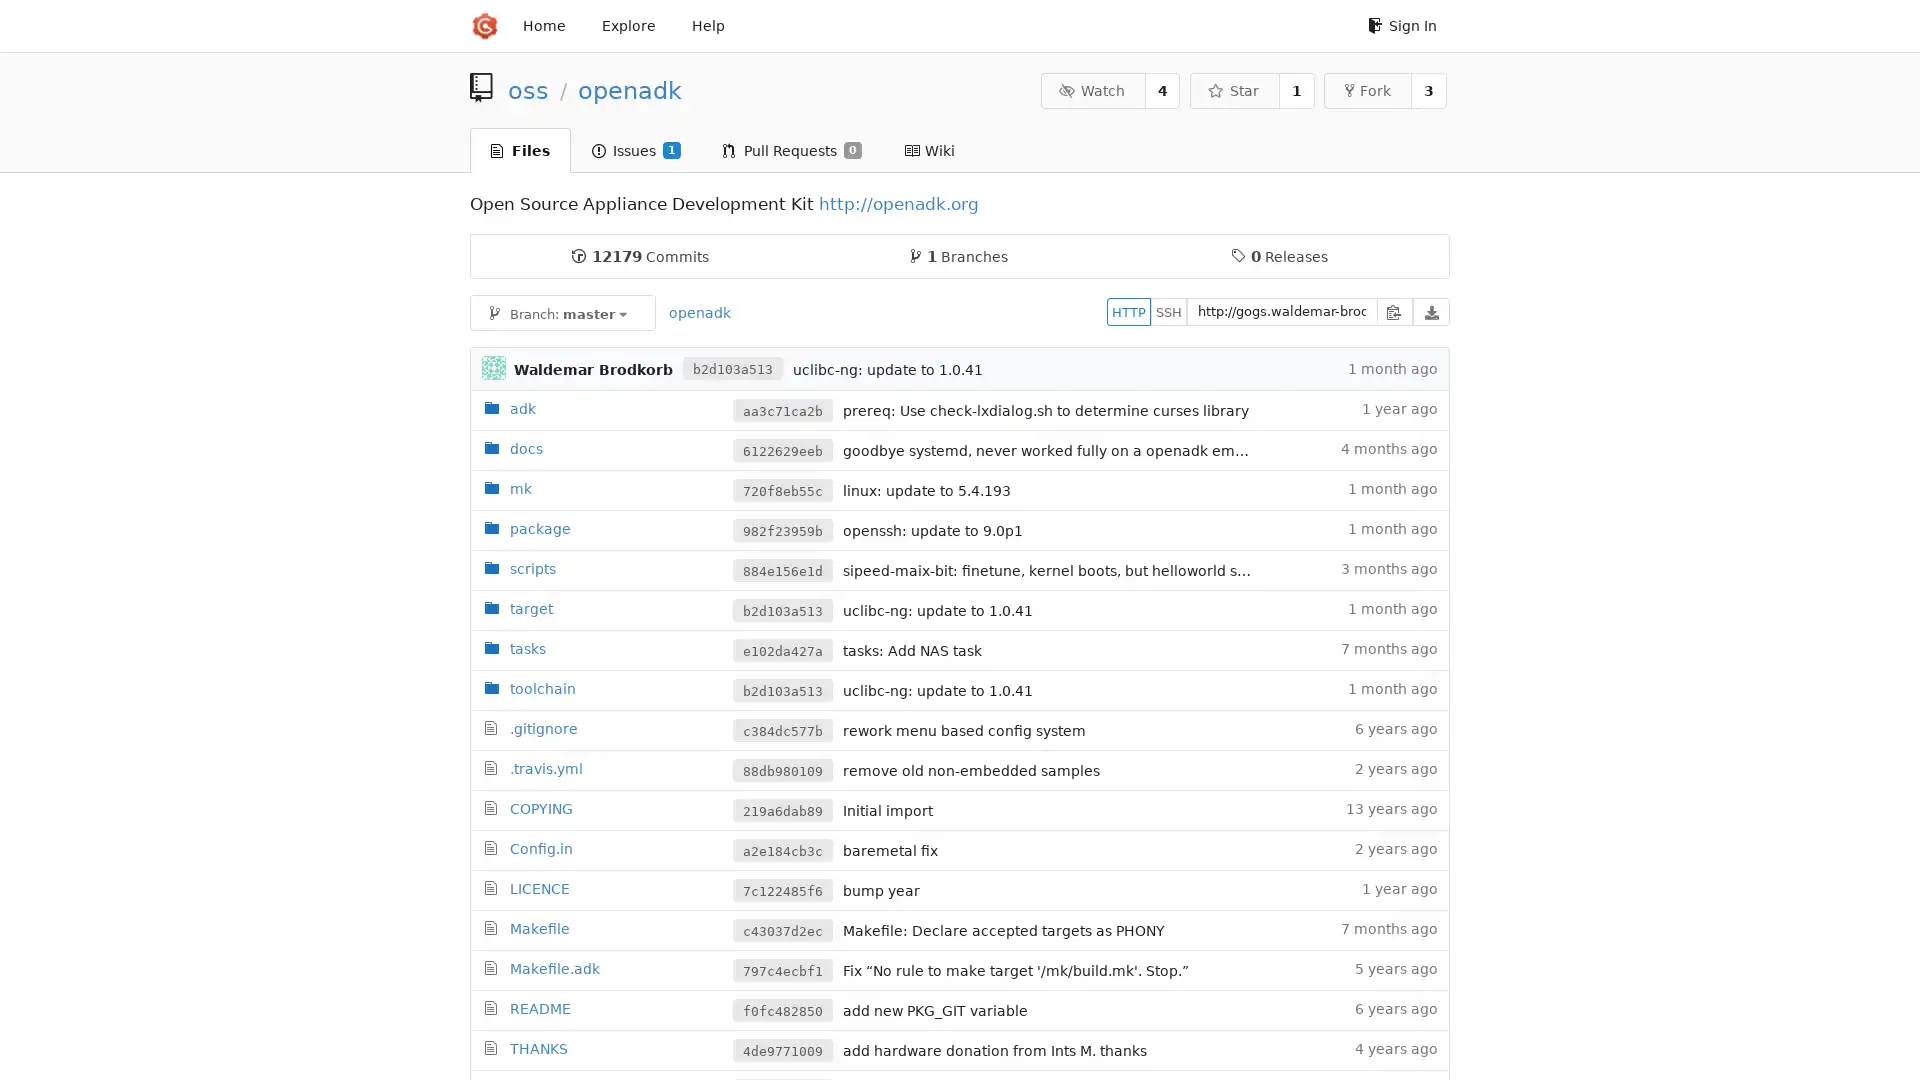  Describe the element at coordinates (1092, 91) in the screenshot. I see `Watch` at that location.